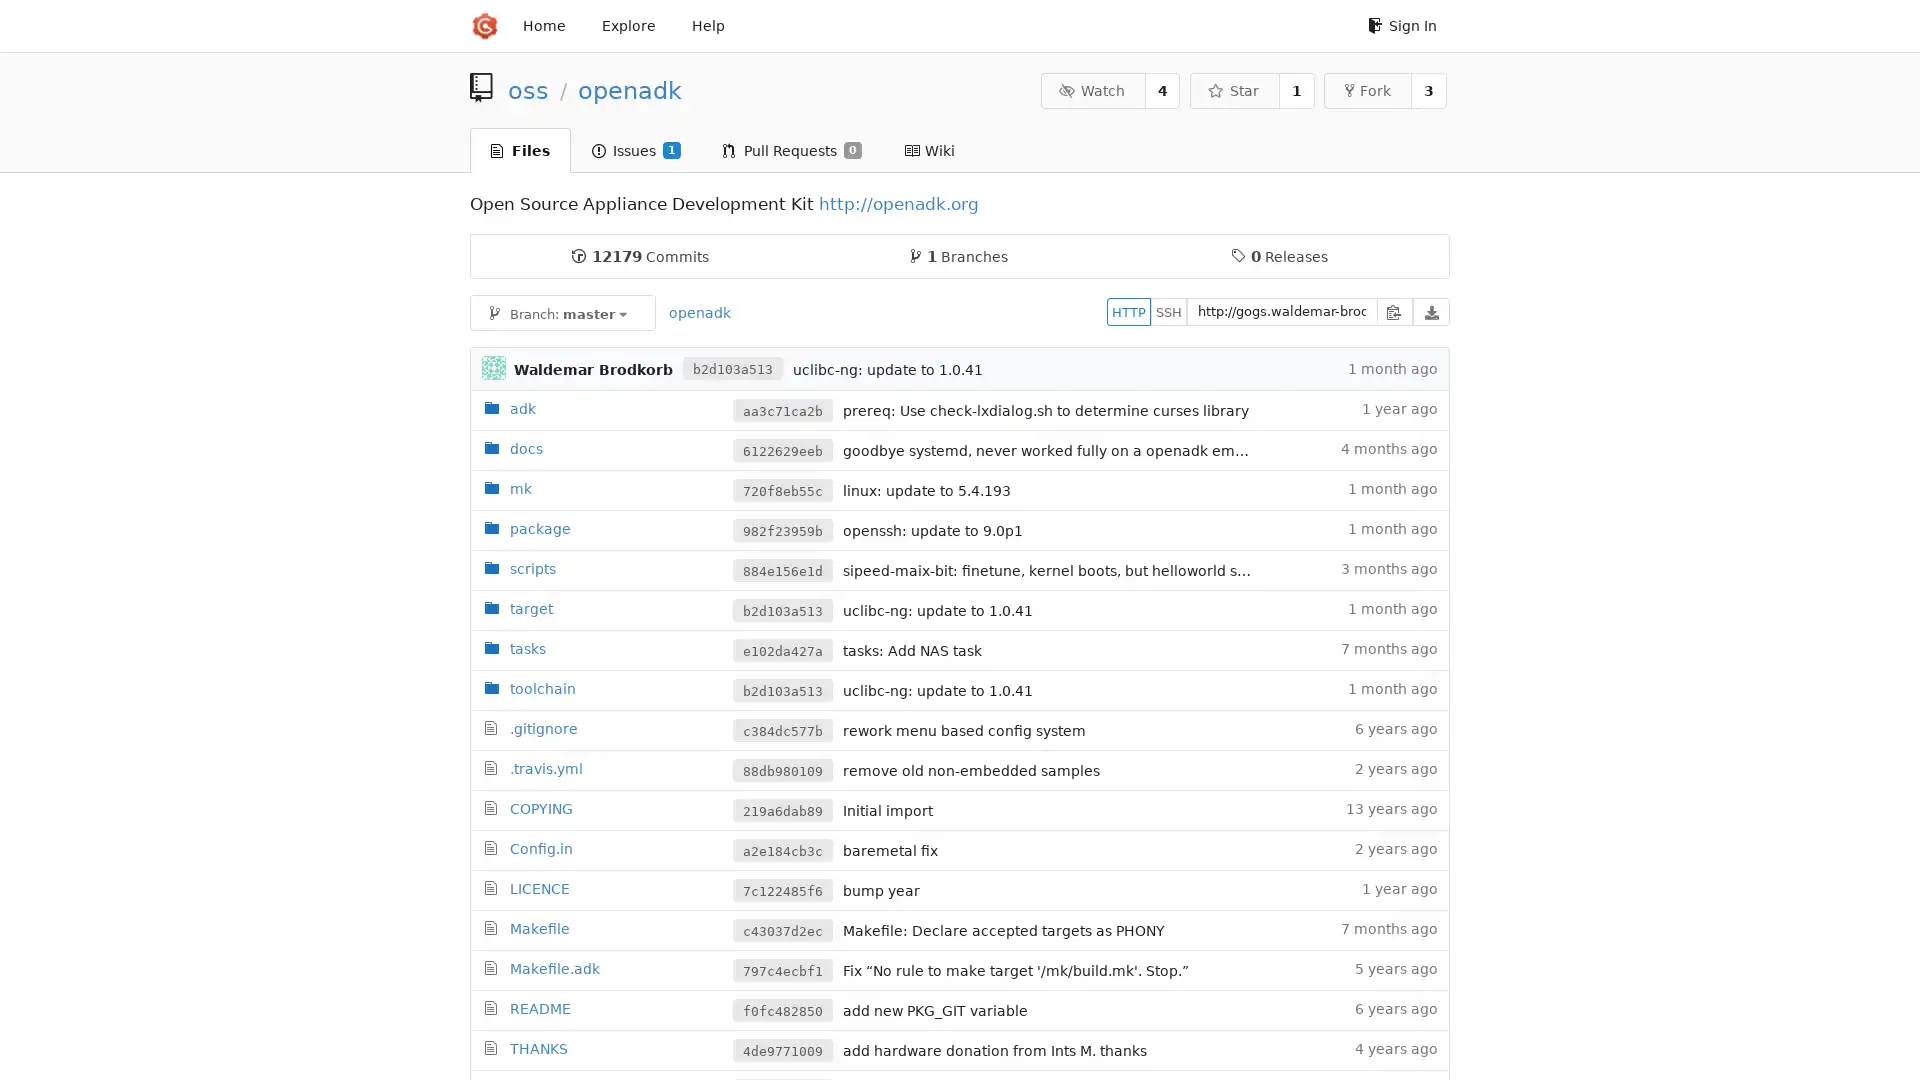  Describe the element at coordinates (1092, 91) in the screenshot. I see `Watch` at that location.